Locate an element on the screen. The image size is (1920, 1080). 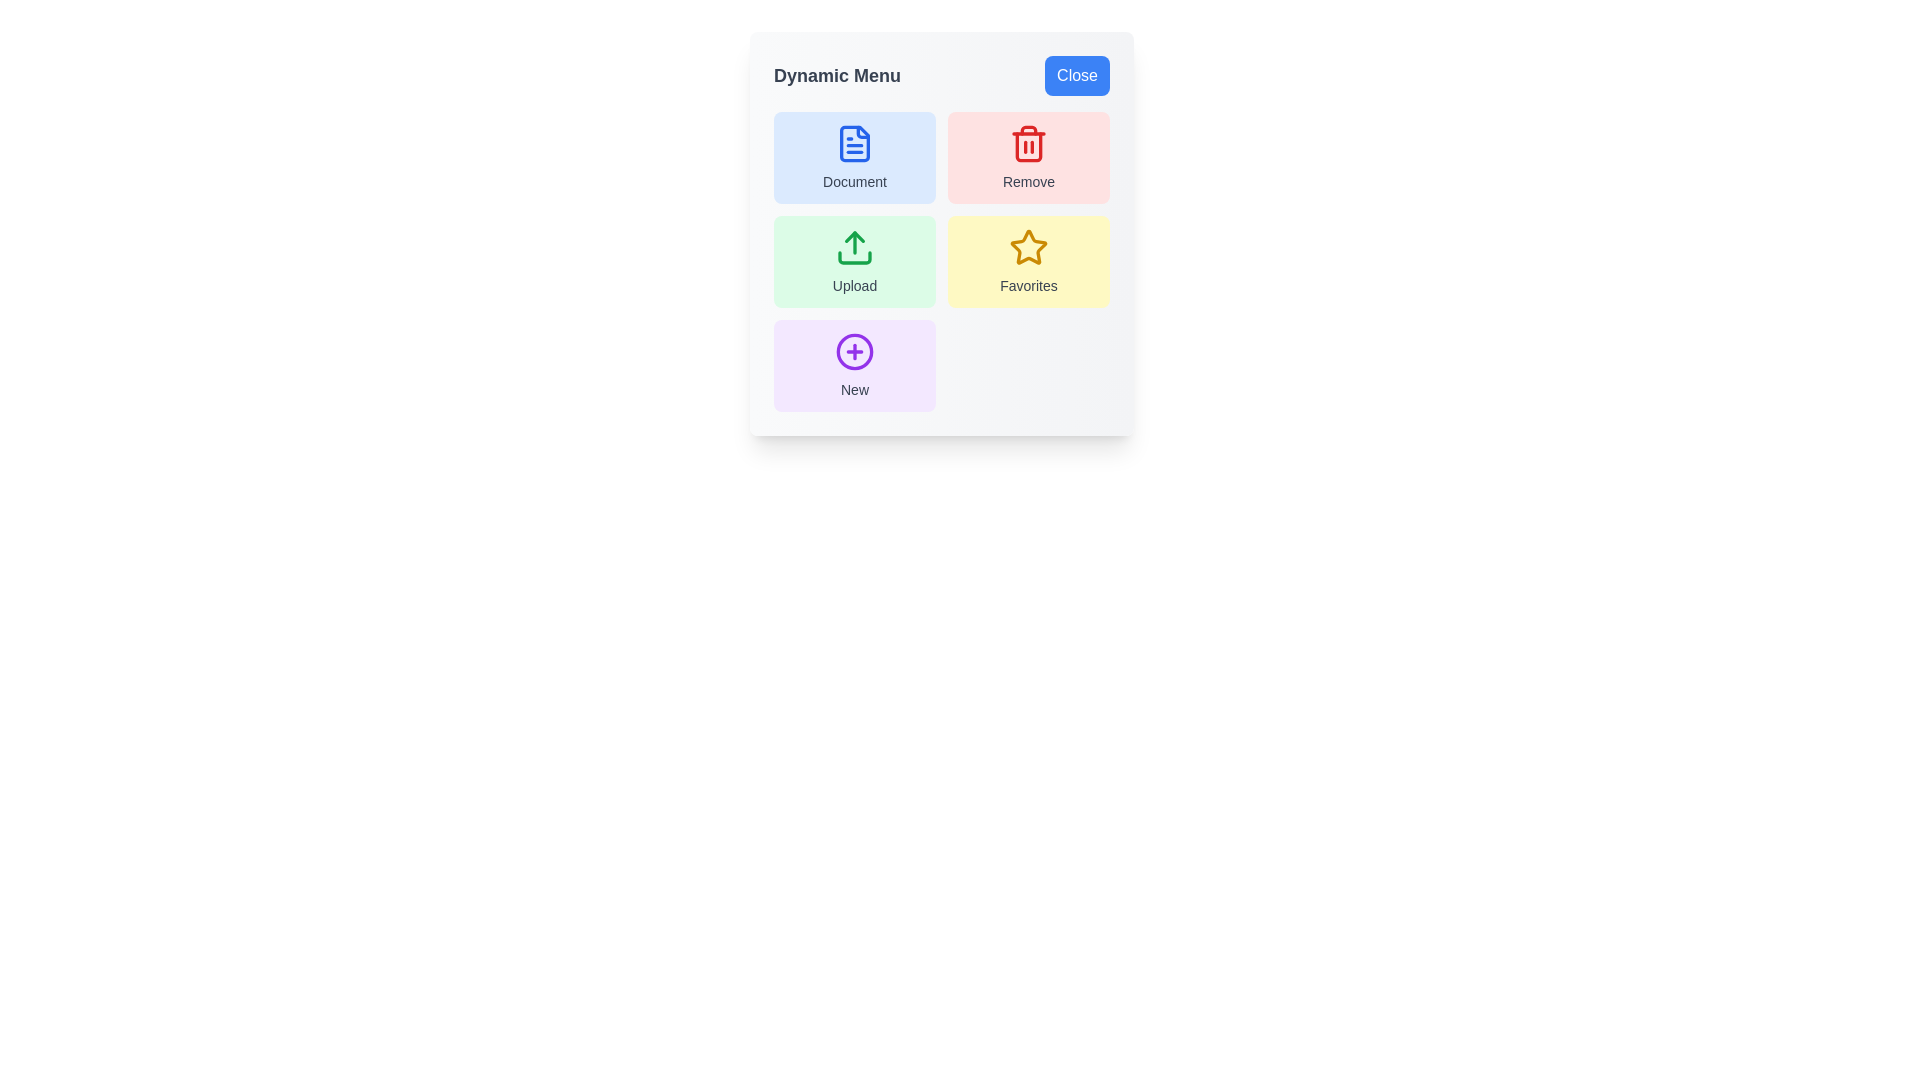
the 'Upload' button, which is a rounded rectangular button with a green background and an upward arrow icon is located at coordinates (854, 261).